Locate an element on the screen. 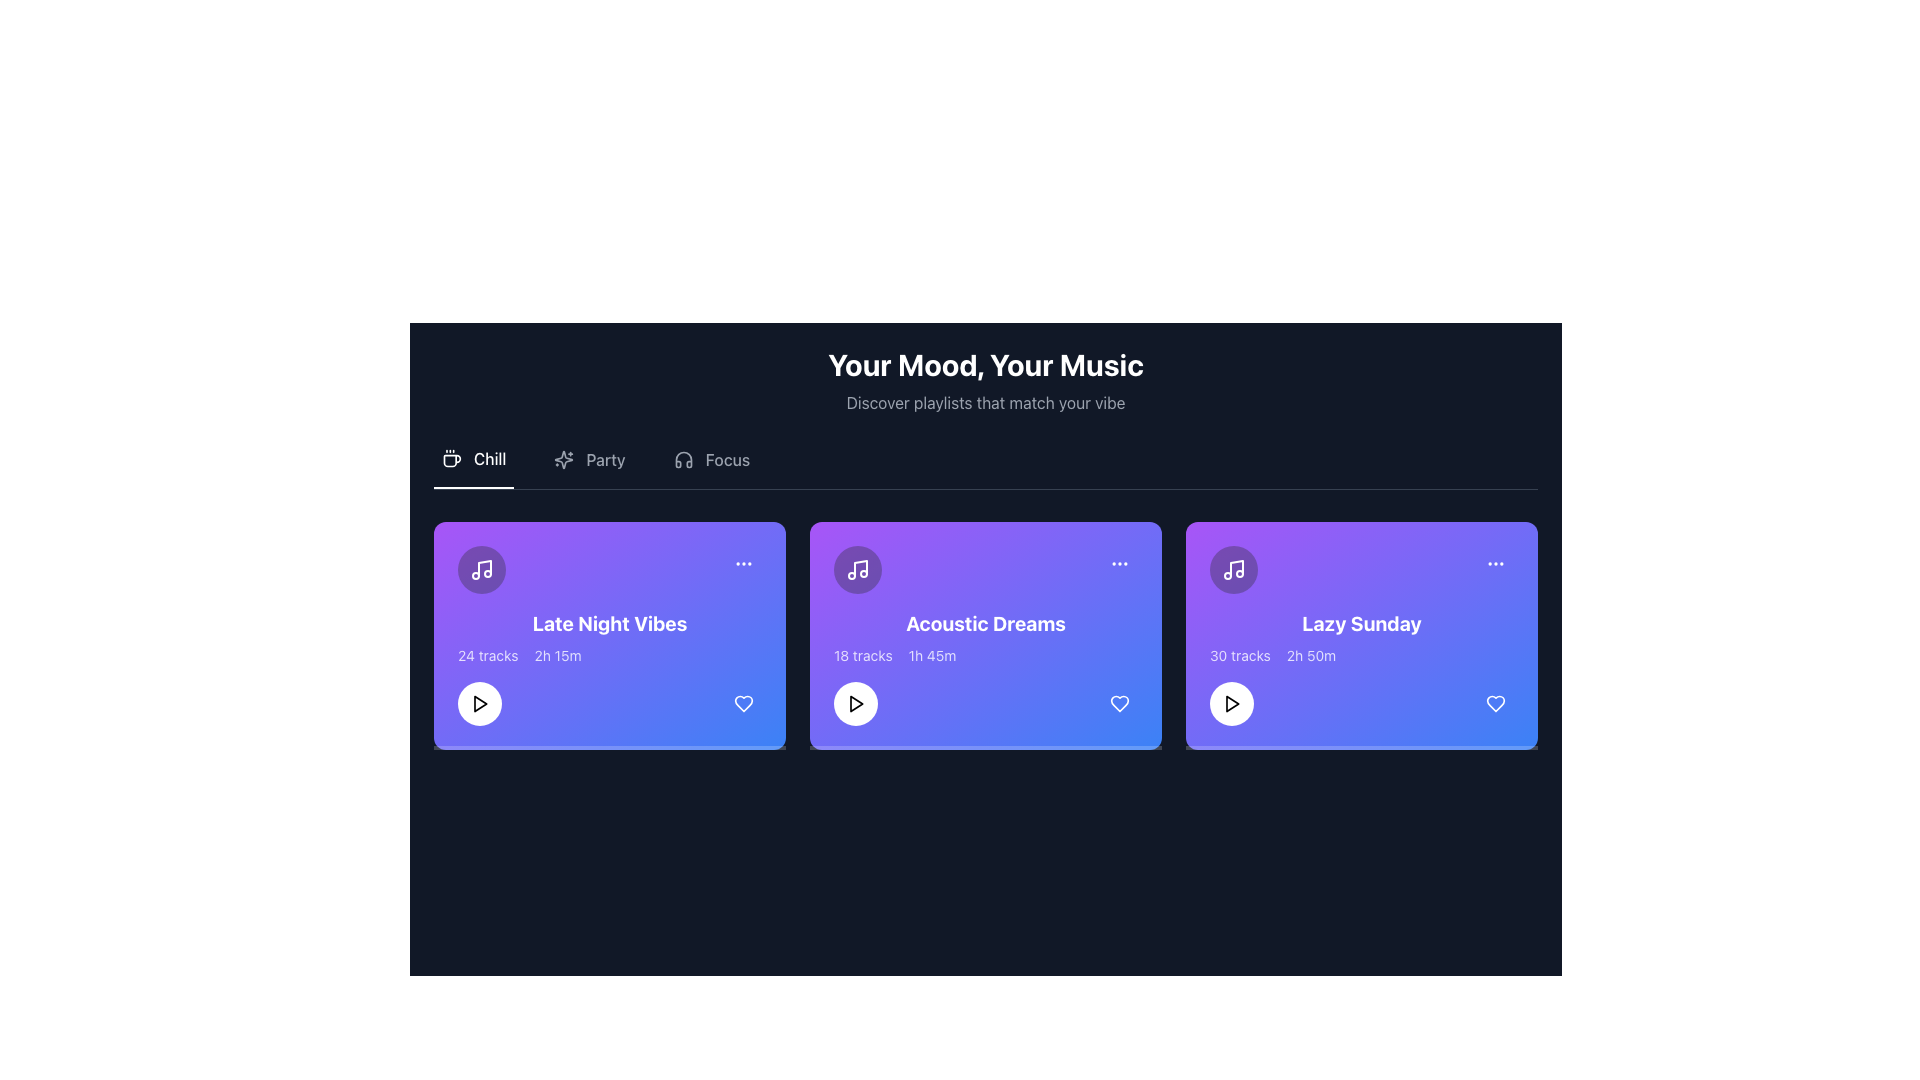 This screenshot has width=1920, height=1080. the Decorative bar located at the bottom of the 'Lazy Sunday' playlist card, which has a semi-transparent white background and spans the full width of the card is located at coordinates (1361, 748).